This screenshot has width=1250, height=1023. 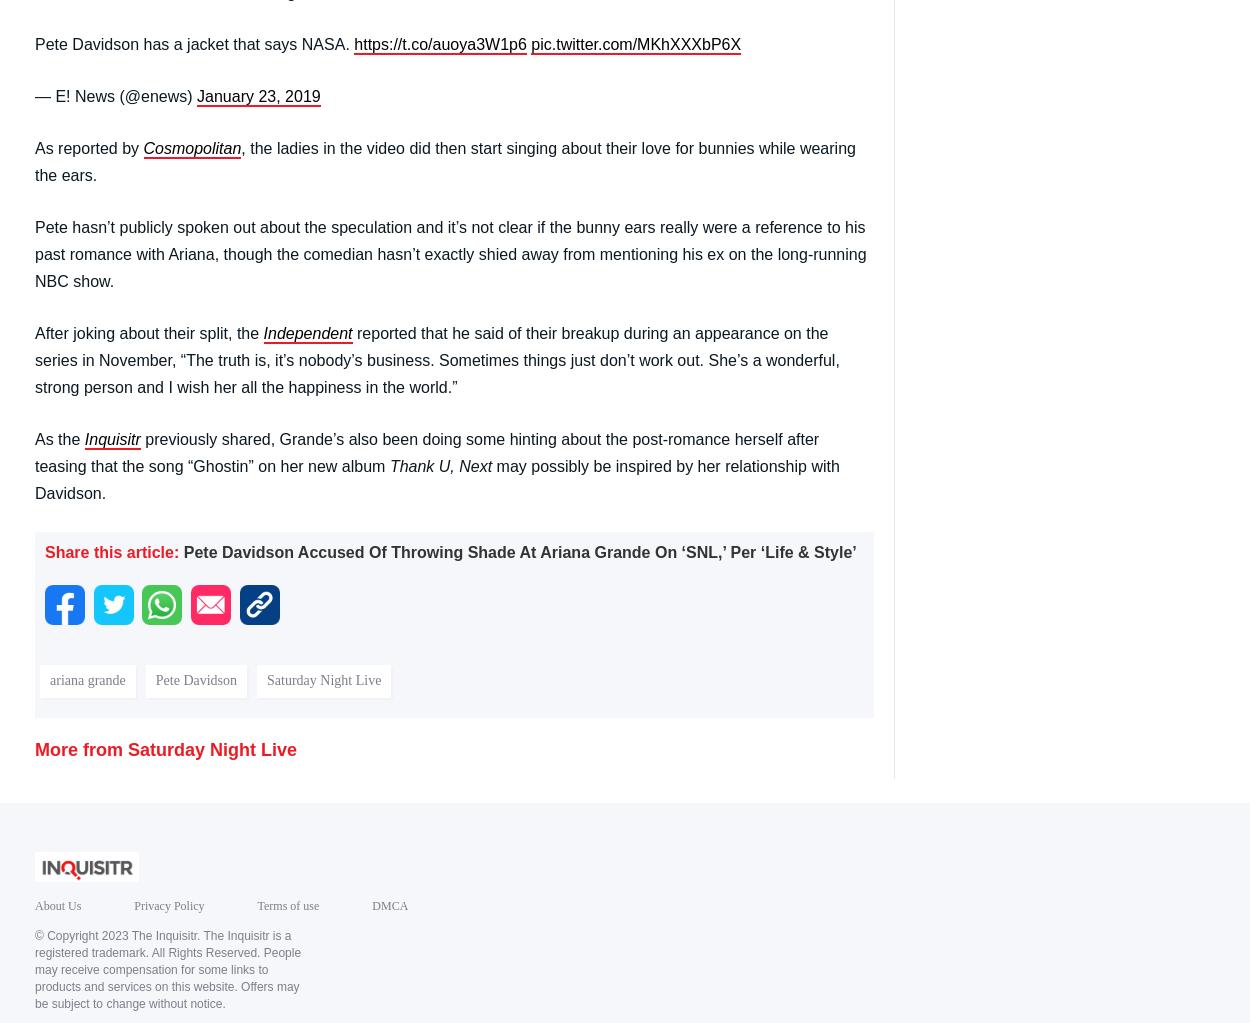 I want to click on 'Pete Davidson', so click(x=195, y=678).